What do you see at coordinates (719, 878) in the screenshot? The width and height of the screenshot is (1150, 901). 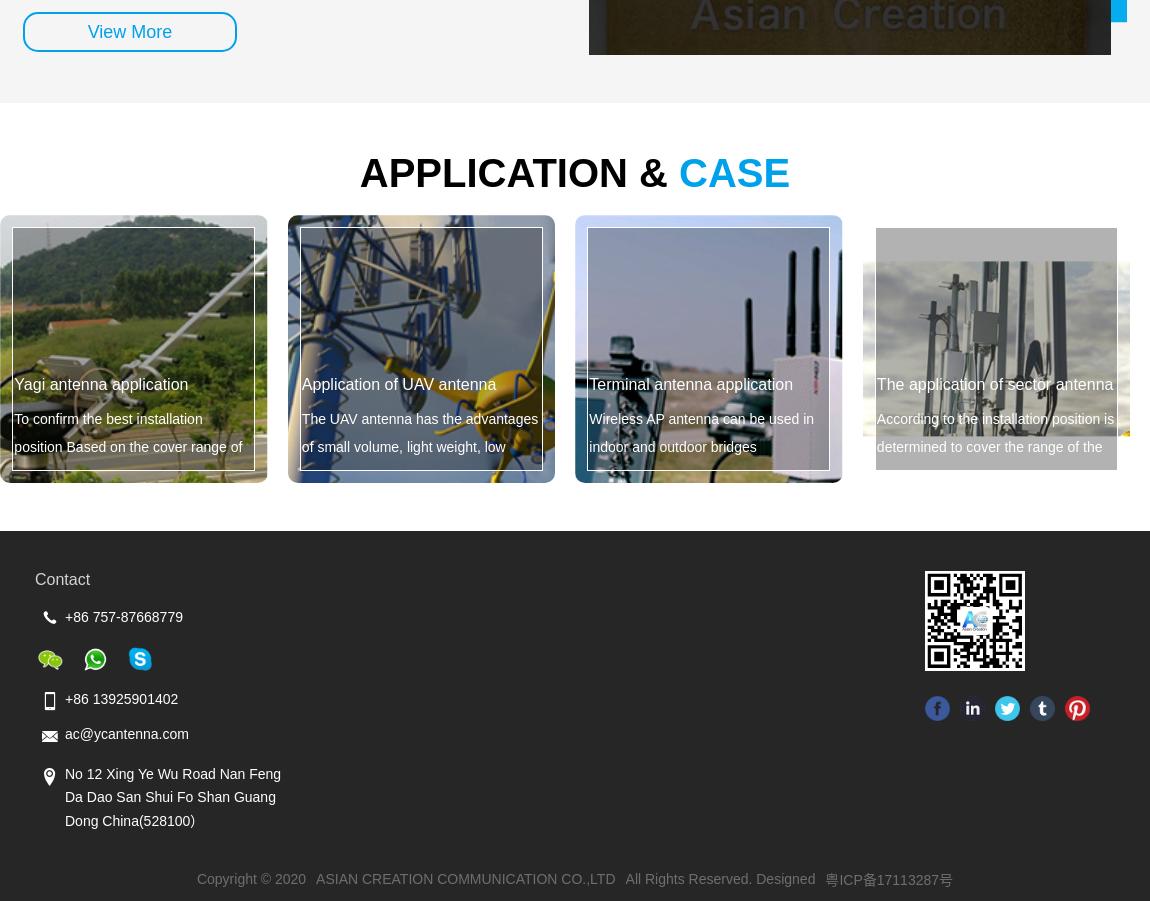 I see `'All Rights Reserved. Designed'` at bounding box center [719, 878].